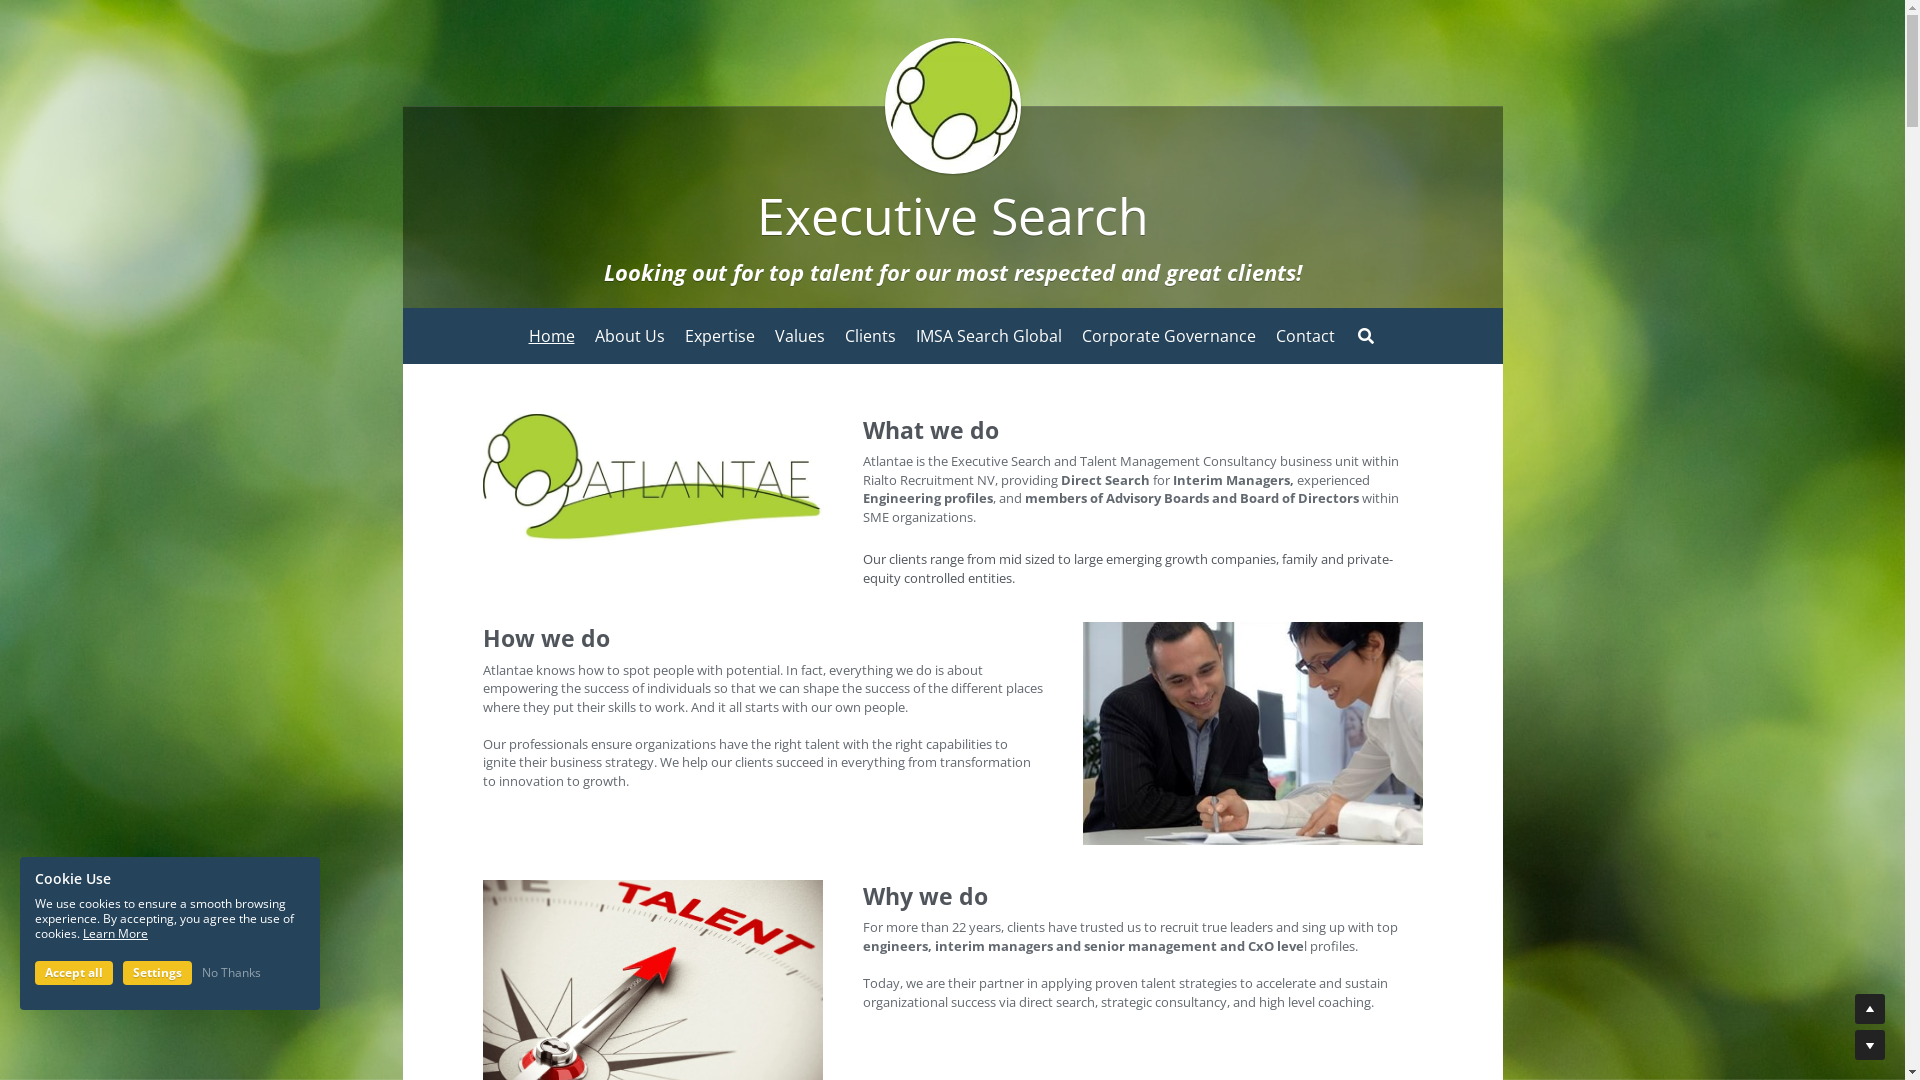 Image resolution: width=1920 pixels, height=1080 pixels. Describe the element at coordinates (1305, 334) in the screenshot. I see `'Contact'` at that location.